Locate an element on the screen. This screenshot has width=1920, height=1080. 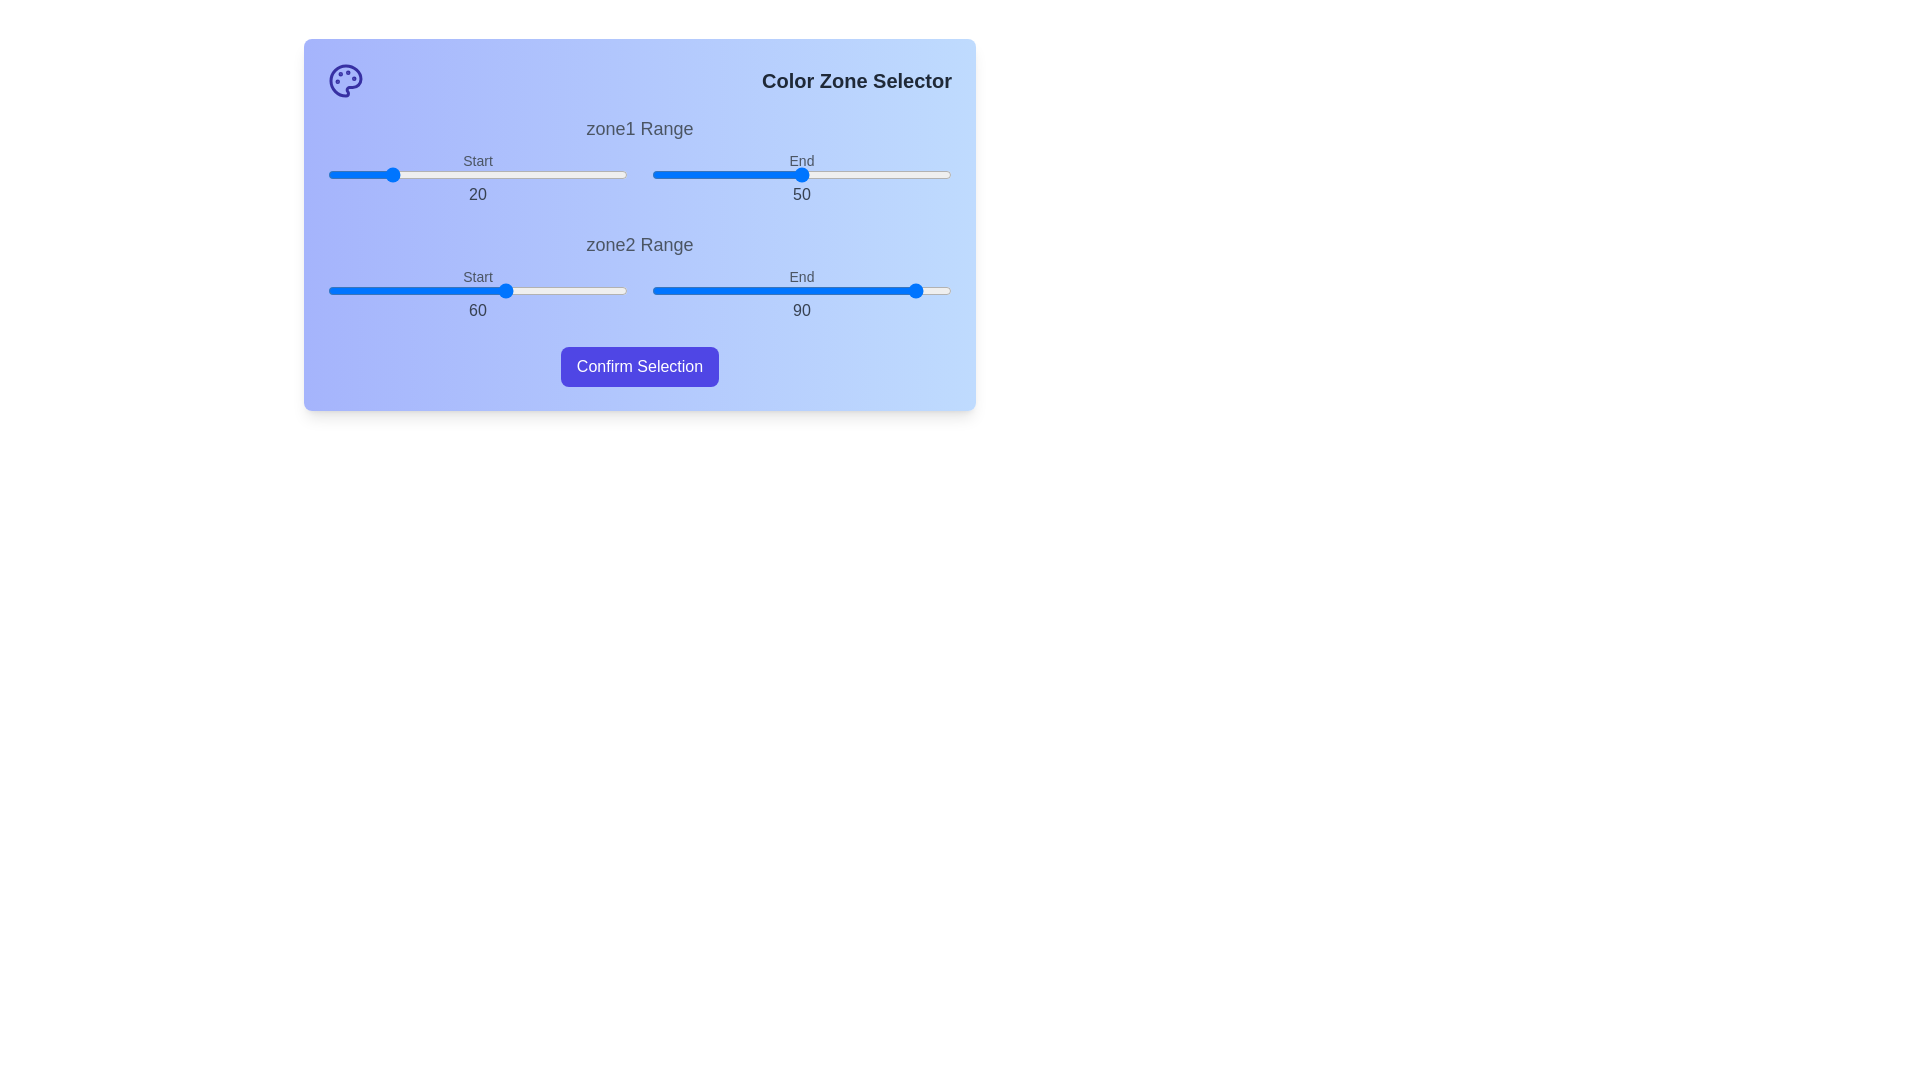
the start range slider for zone2 to 60 is located at coordinates (508, 290).